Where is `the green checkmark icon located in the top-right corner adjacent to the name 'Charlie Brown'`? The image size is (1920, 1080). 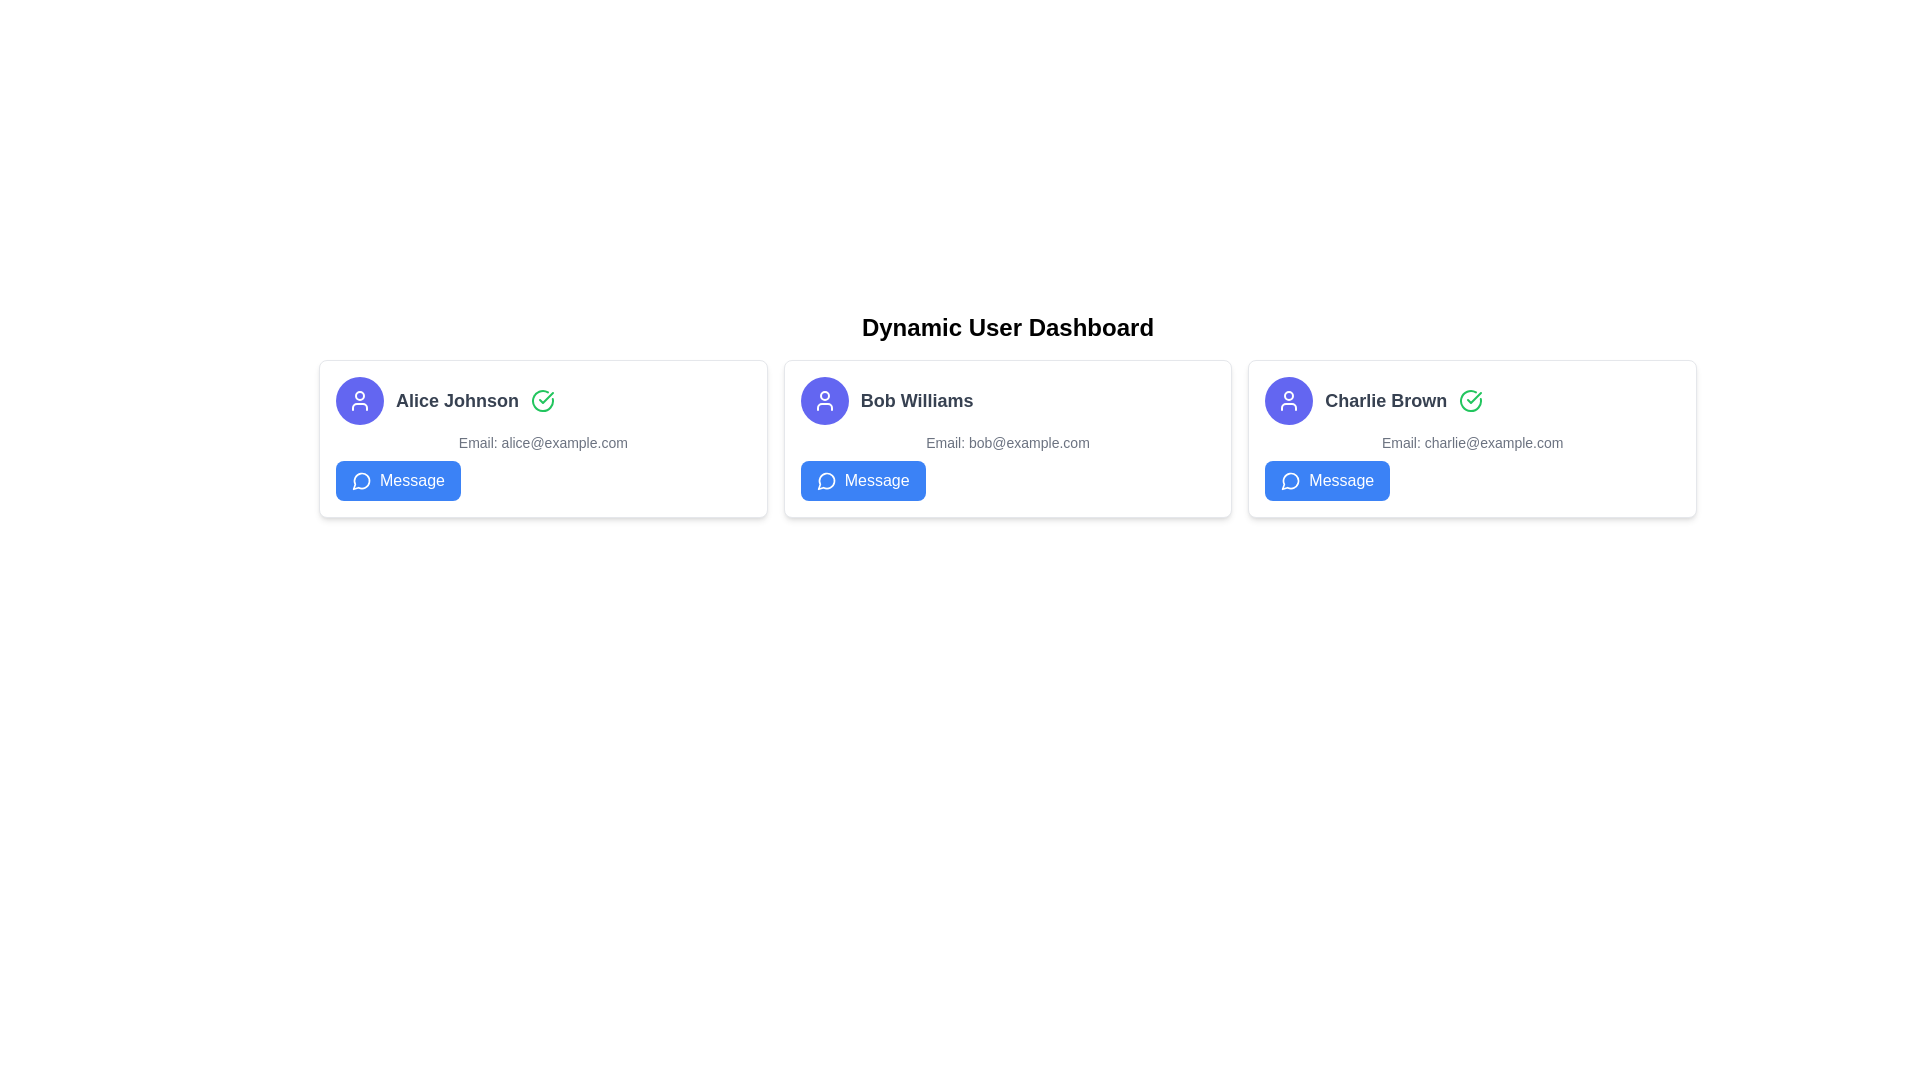
the green checkmark icon located in the top-right corner adjacent to the name 'Charlie Brown' is located at coordinates (1471, 401).